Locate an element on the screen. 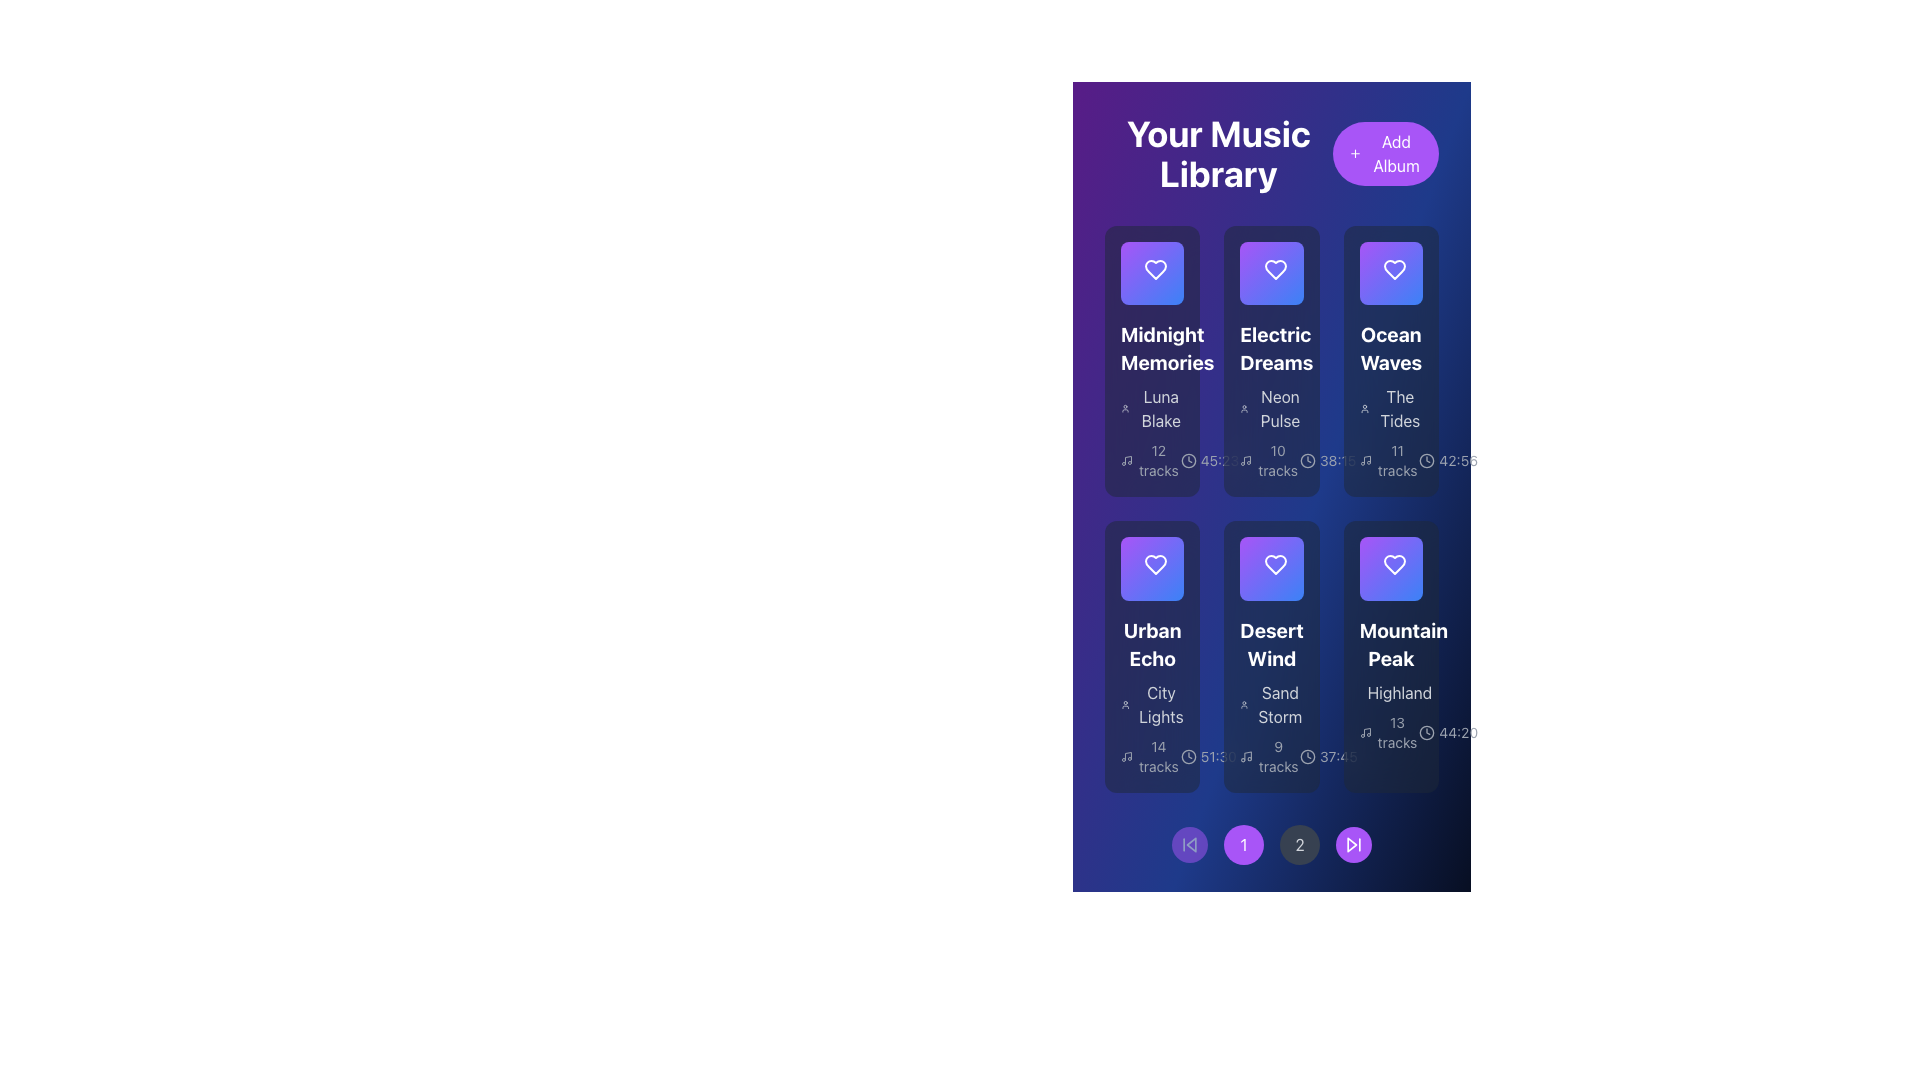  the favorite icon on the 'Midnight Memories' album card located at the top left of the grid layout to mark it as a favorite is located at coordinates (1156, 270).